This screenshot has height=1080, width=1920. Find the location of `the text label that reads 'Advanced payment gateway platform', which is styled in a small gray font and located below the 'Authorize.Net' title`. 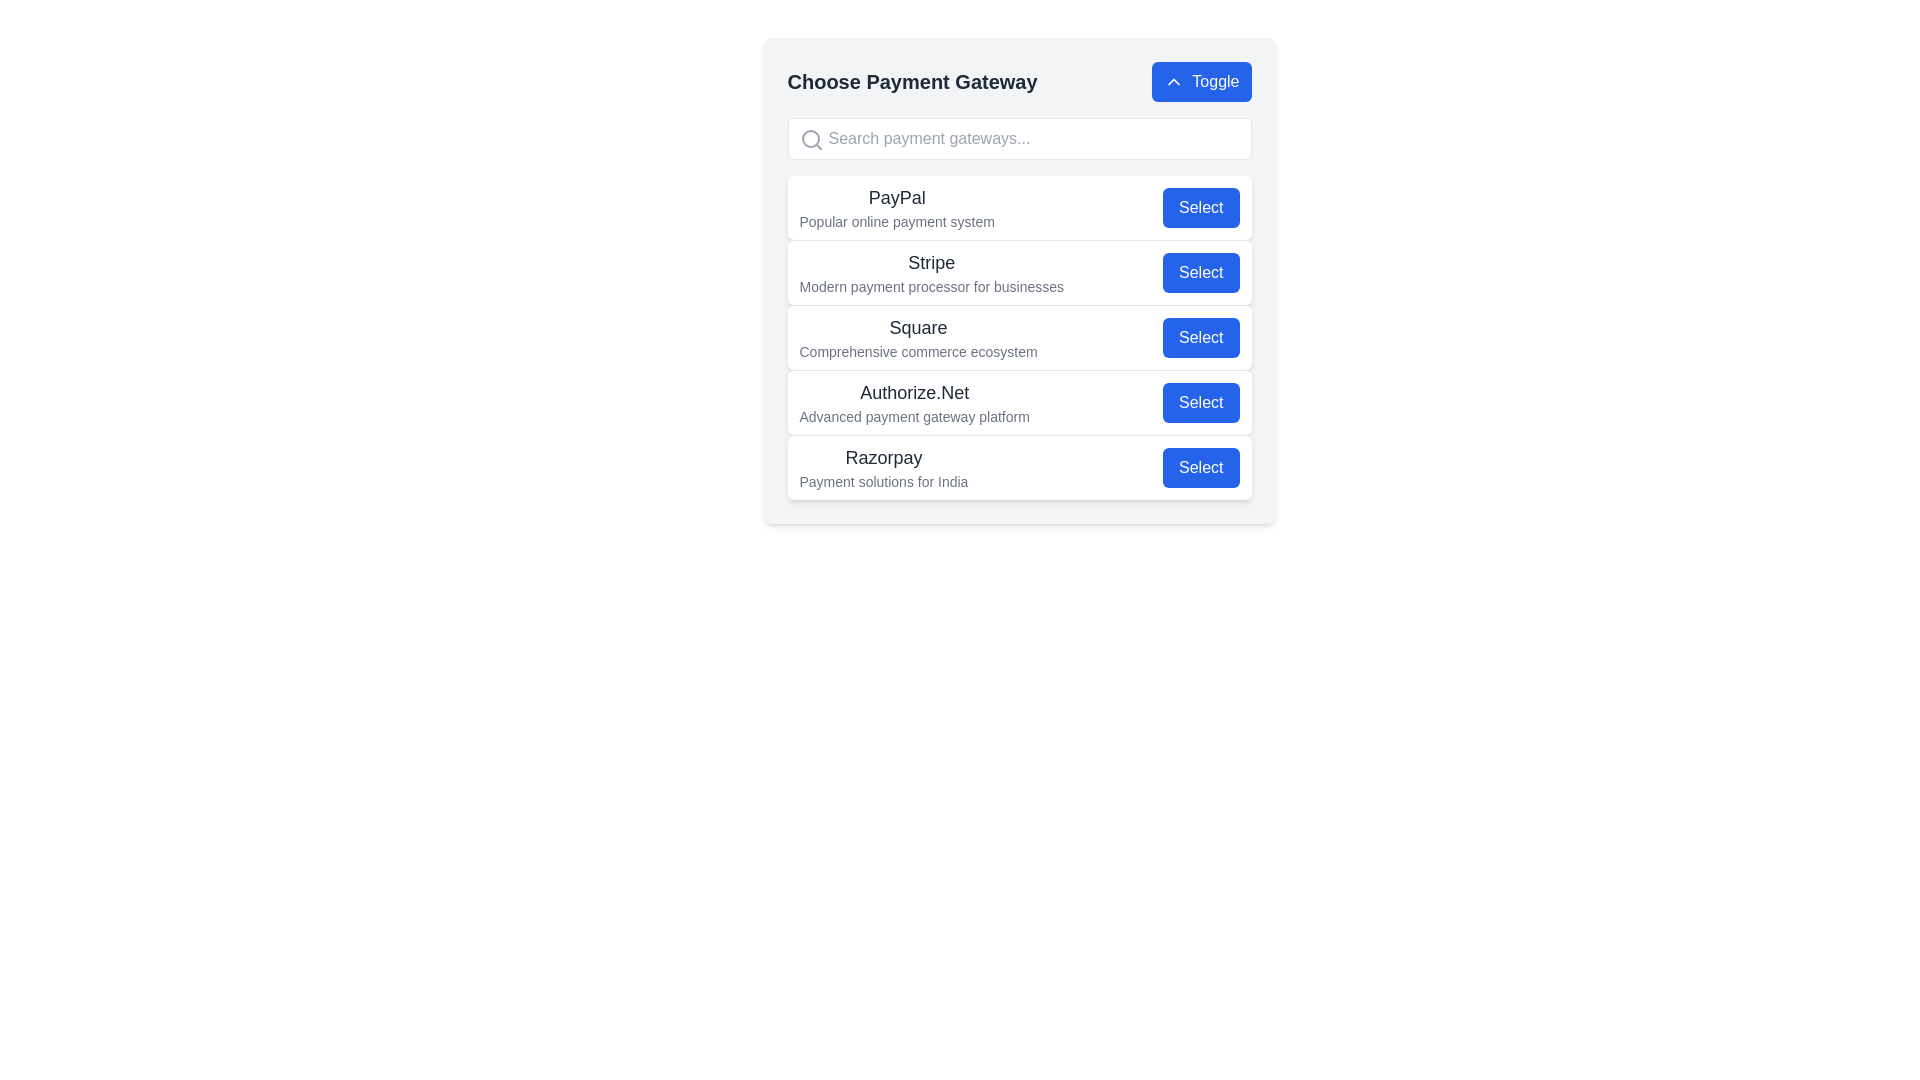

the text label that reads 'Advanced payment gateway platform', which is styled in a small gray font and located below the 'Authorize.Net' title is located at coordinates (913, 415).